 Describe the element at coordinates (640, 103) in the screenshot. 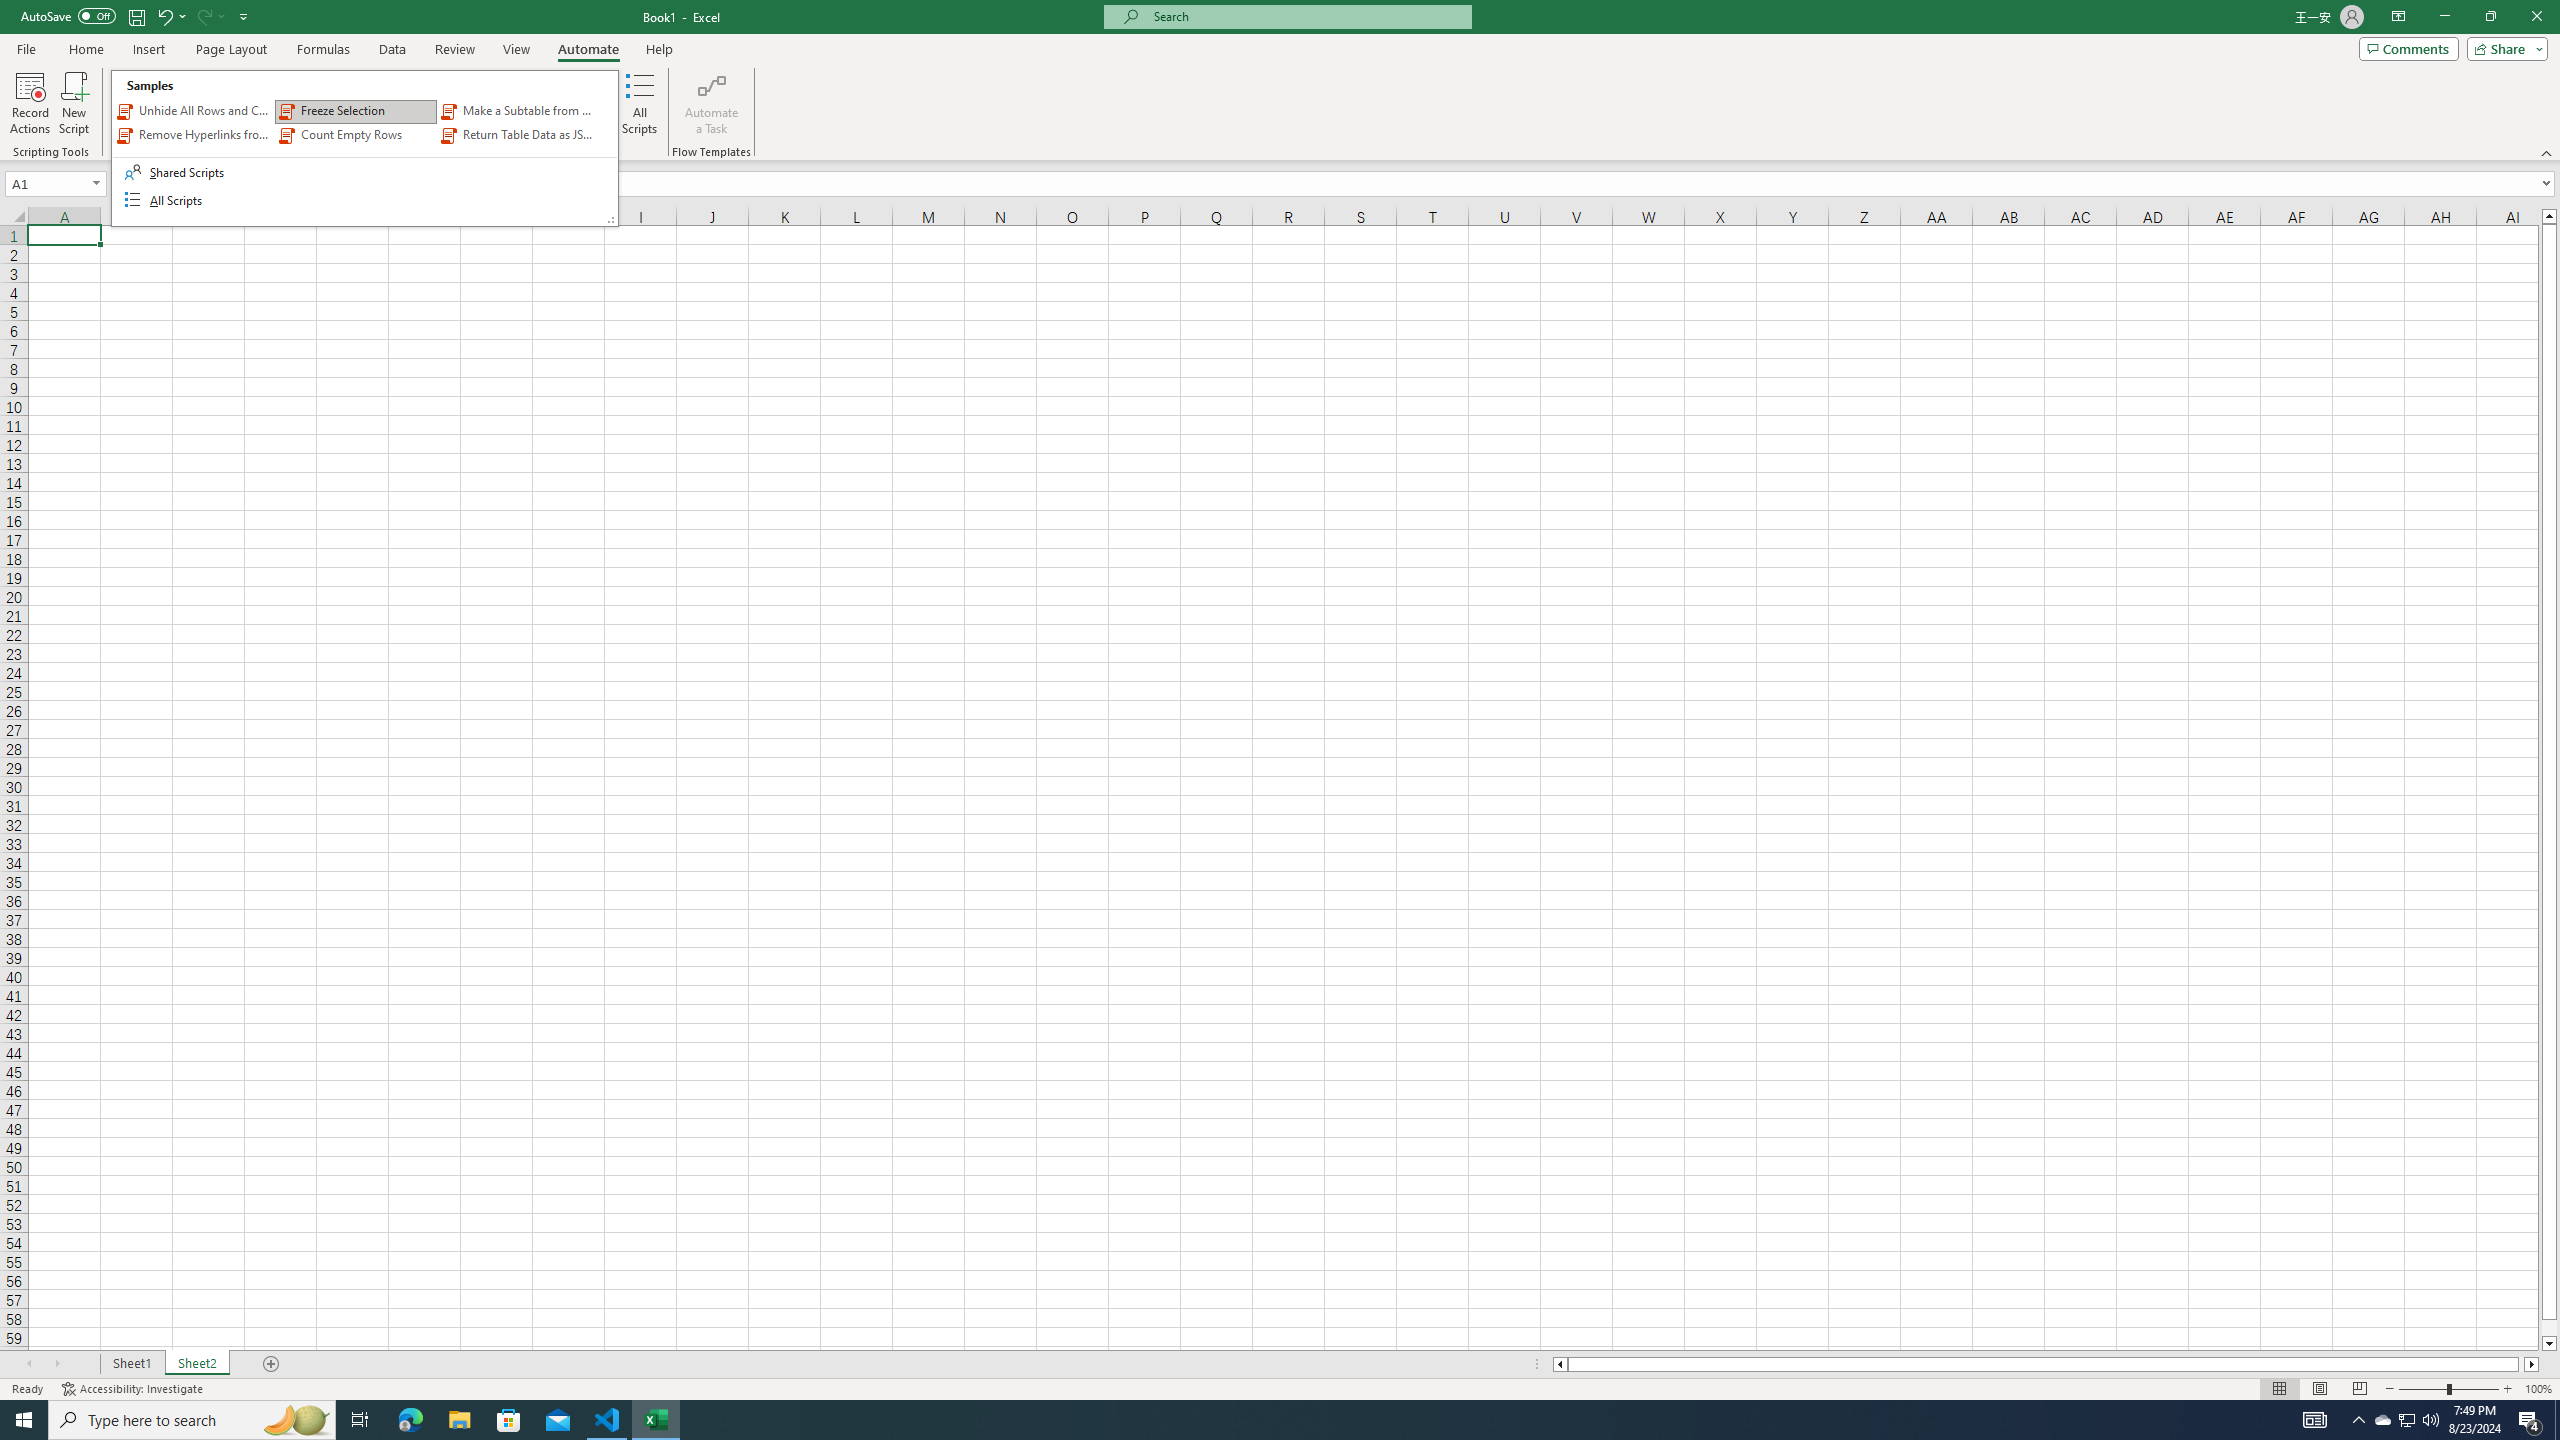

I see `'All Scripts'` at that location.